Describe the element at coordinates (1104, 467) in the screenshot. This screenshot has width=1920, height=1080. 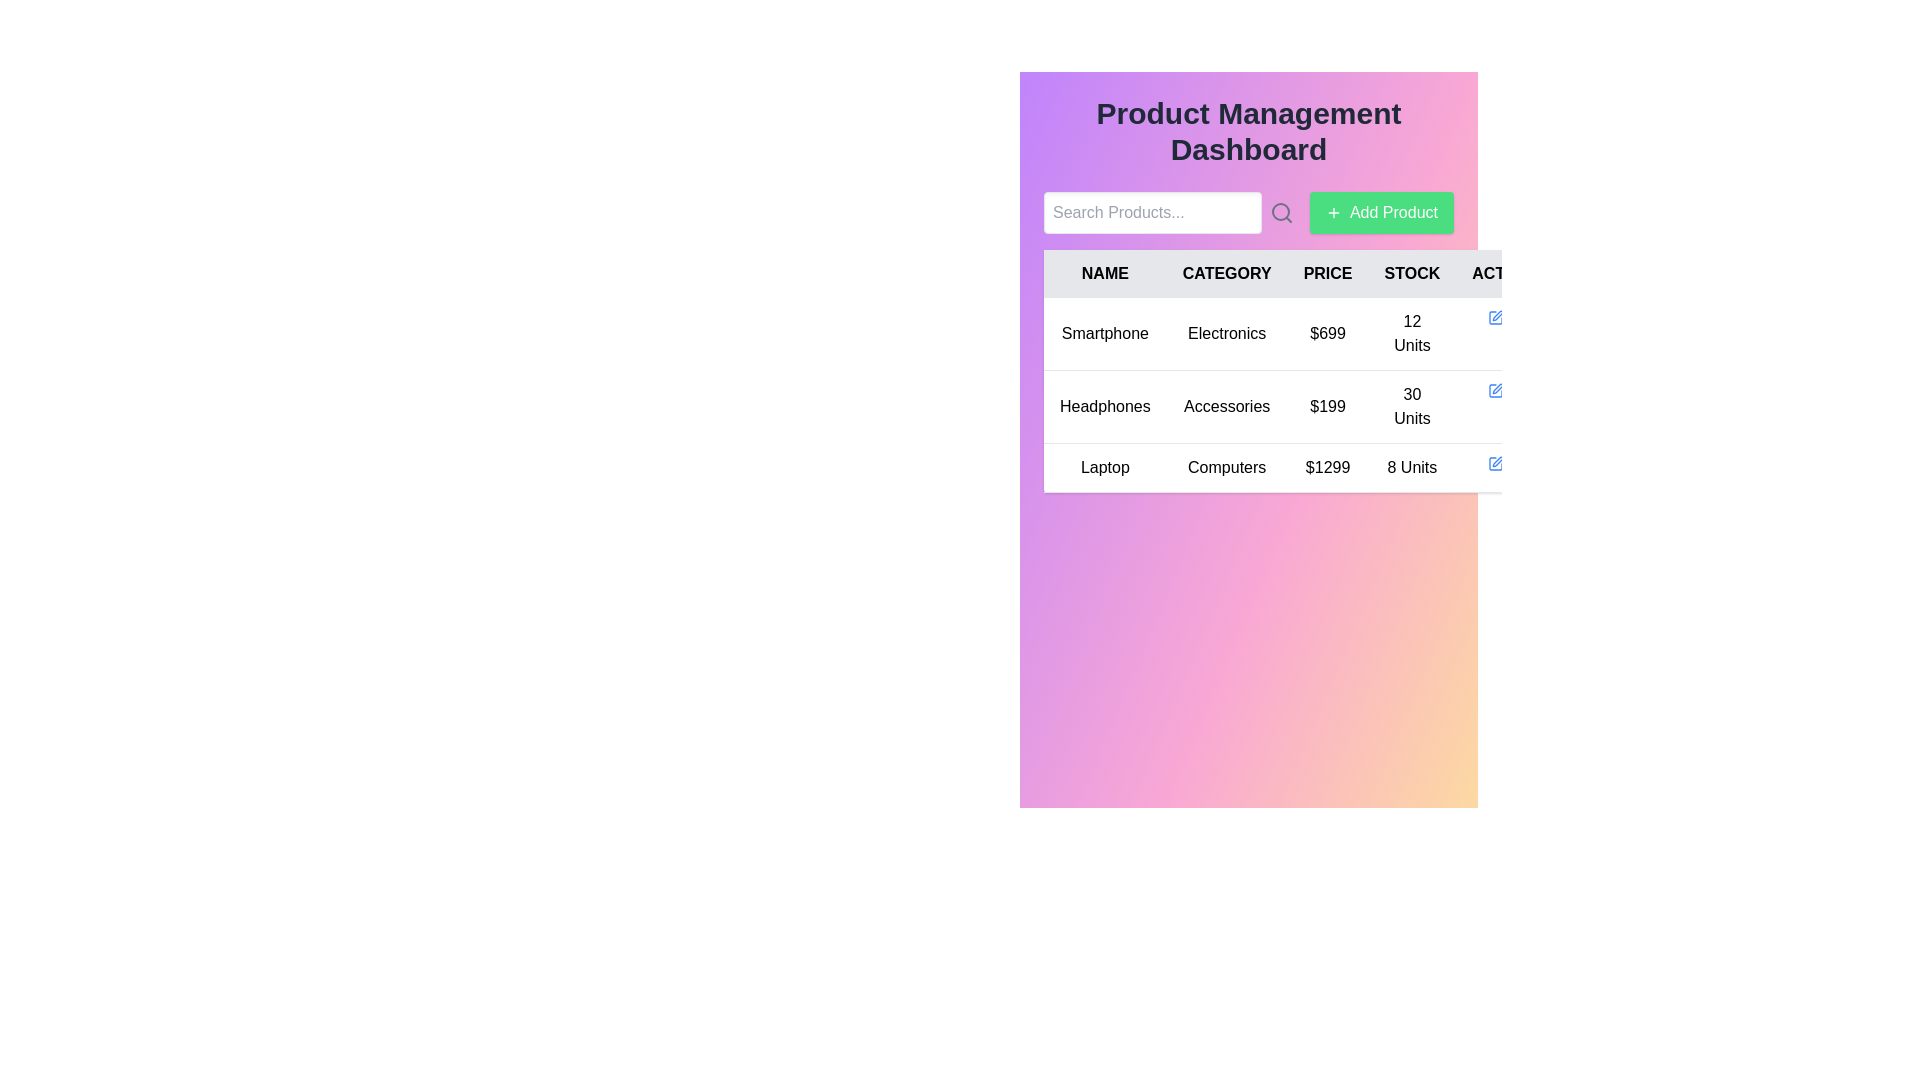
I see `the text label displaying 'Laptop' in bold font, located in the third row of the table under the 'NAME' column` at that location.